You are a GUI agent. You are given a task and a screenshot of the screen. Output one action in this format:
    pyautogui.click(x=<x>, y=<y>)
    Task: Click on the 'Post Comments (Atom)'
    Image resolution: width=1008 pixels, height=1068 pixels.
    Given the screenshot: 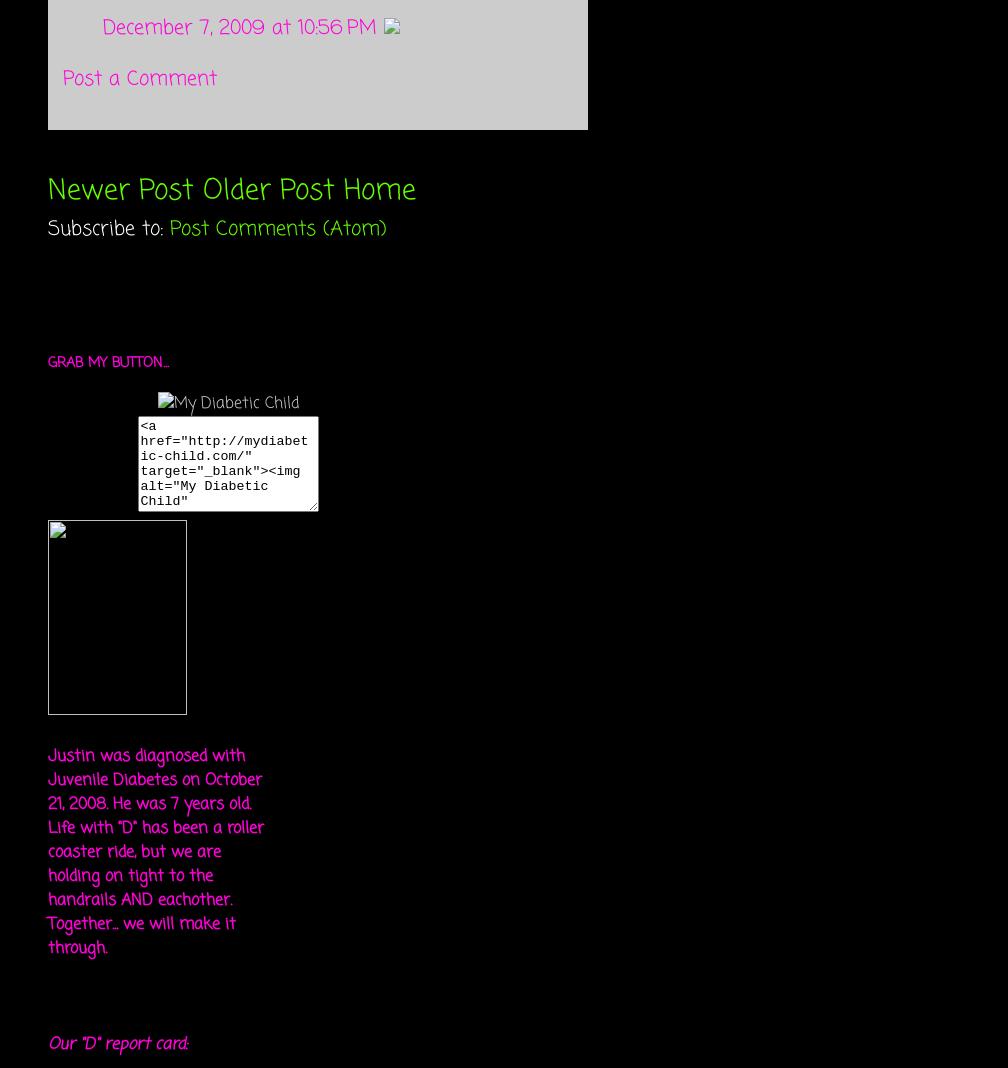 What is the action you would take?
    pyautogui.click(x=170, y=228)
    